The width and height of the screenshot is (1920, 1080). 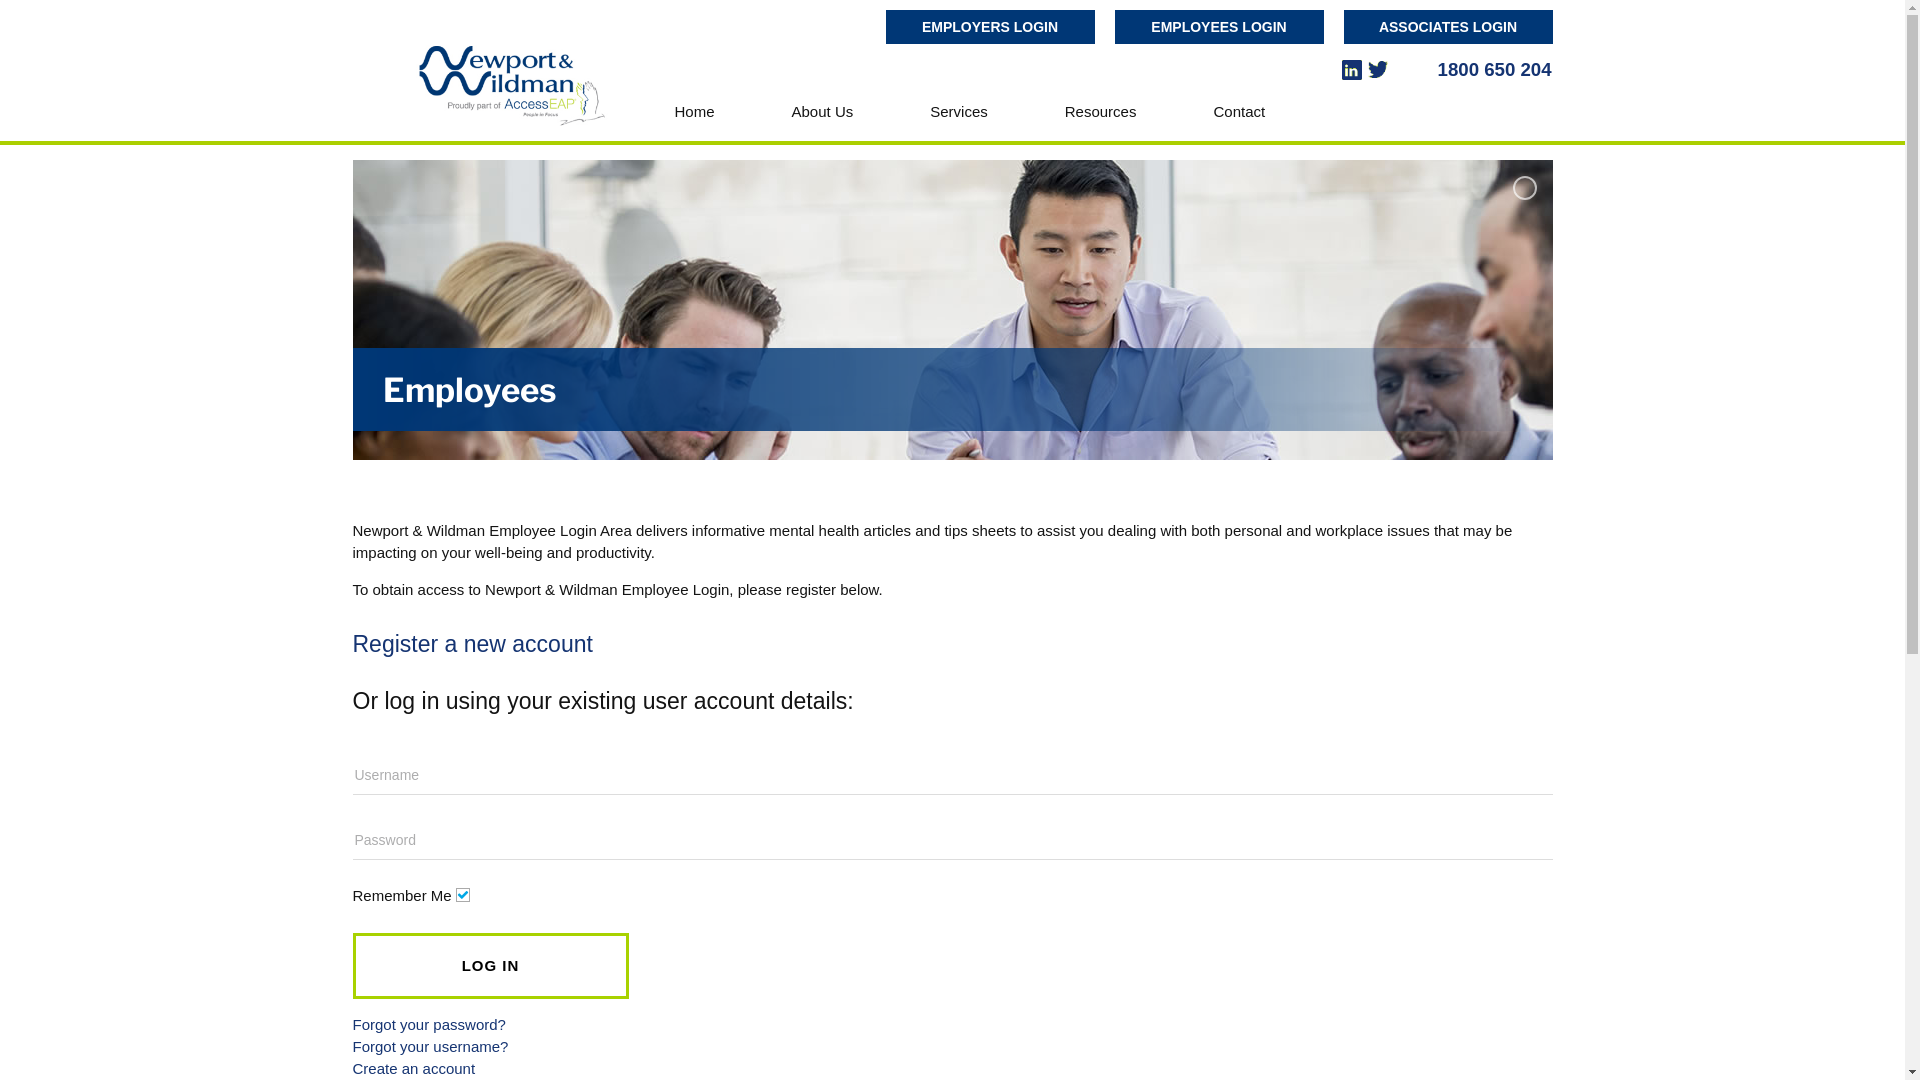 What do you see at coordinates (1237, 111) in the screenshot?
I see `'Contact'` at bounding box center [1237, 111].